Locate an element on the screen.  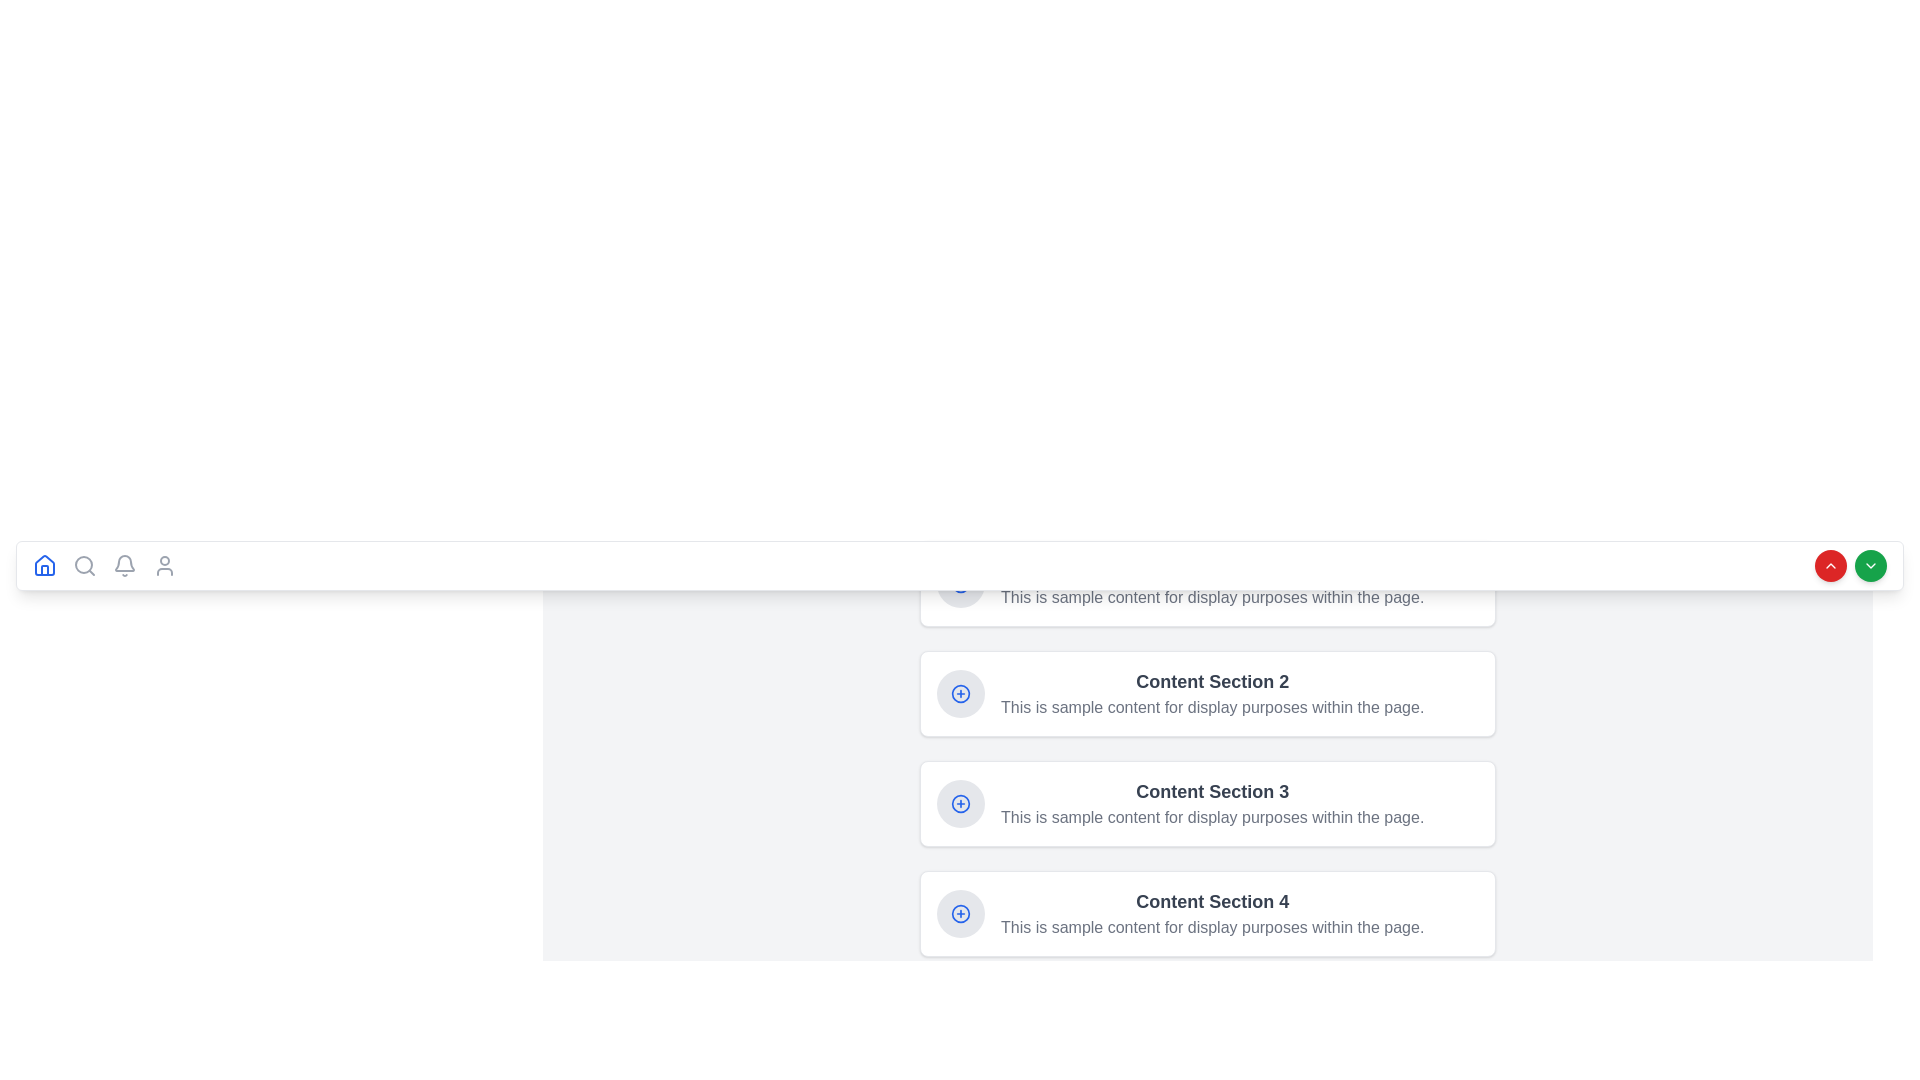
the house icon on the far-left side of the horizontal navigation bar to change its appearance is located at coordinates (44, 566).